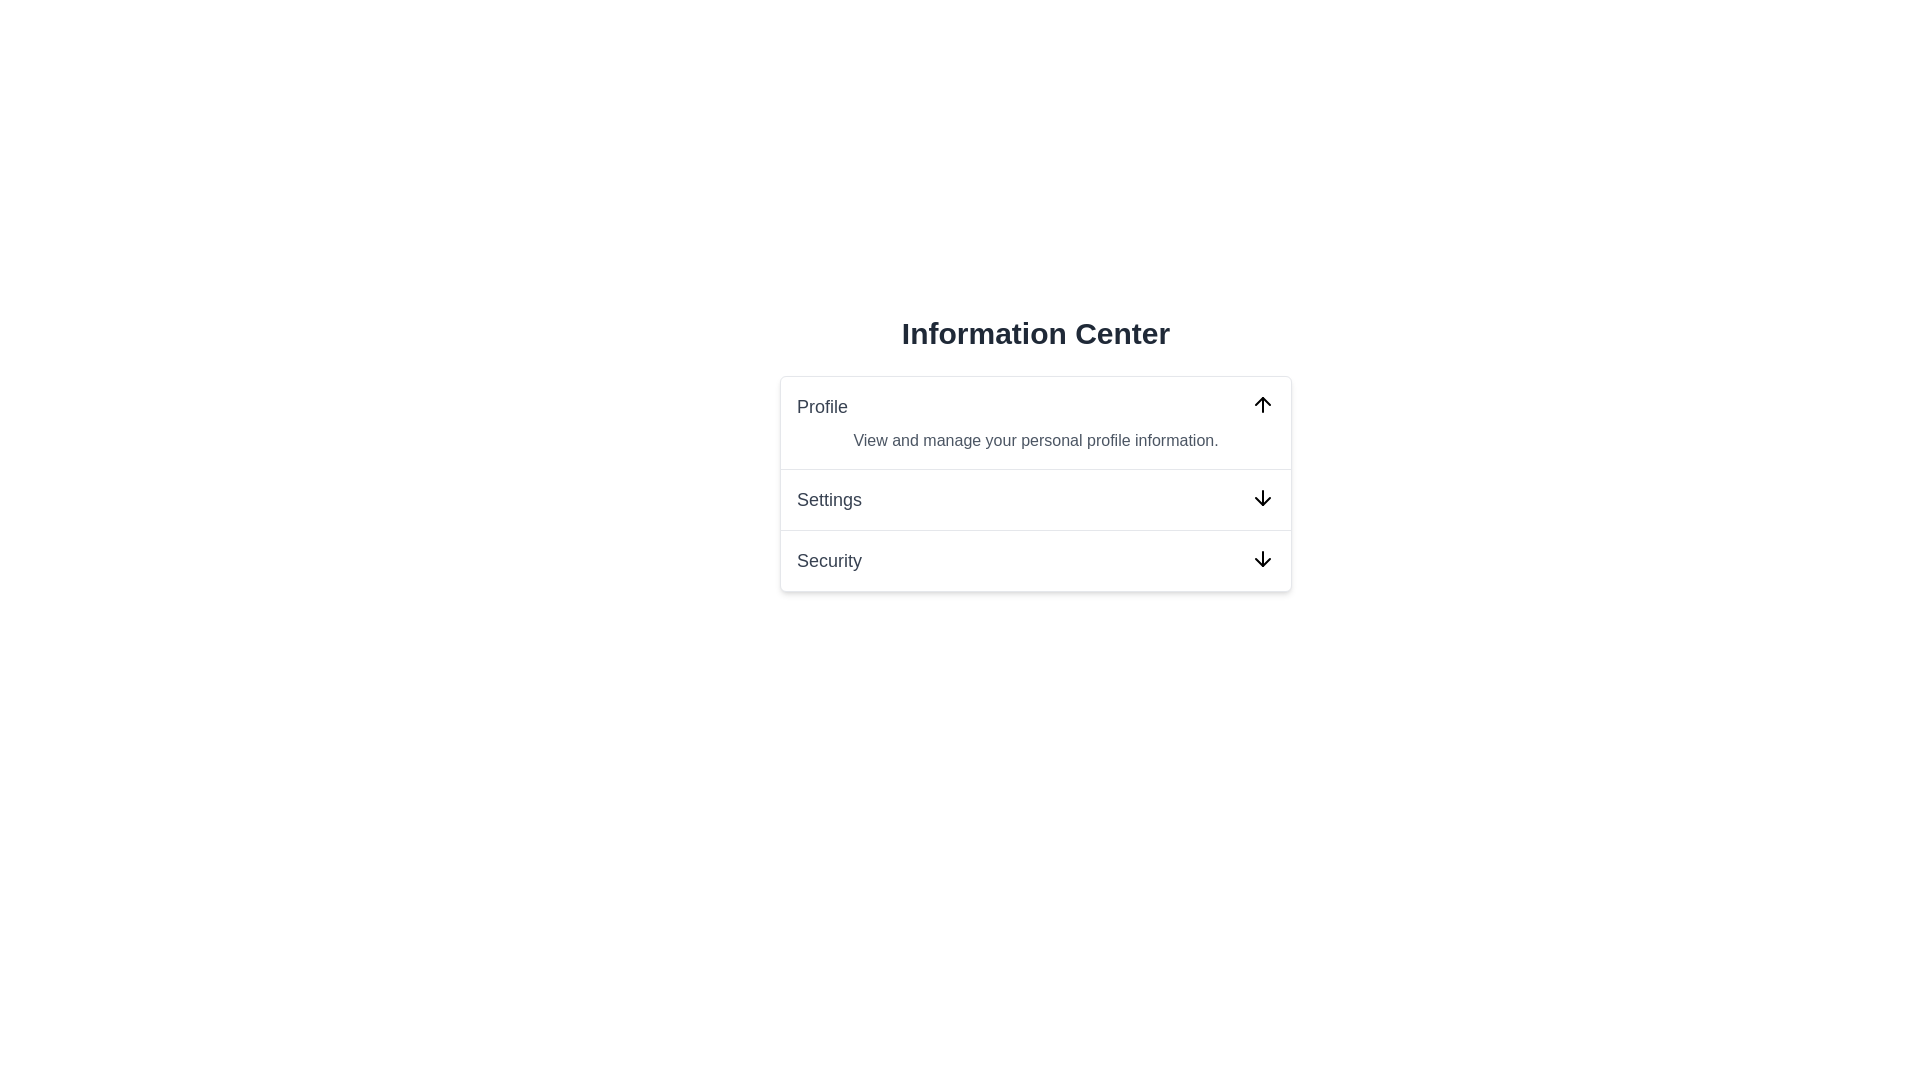 This screenshot has height=1080, width=1920. I want to click on 'Settings' label located in the second row of the 'Information Center' menu, positioned to the left of the downward arrow icon, so click(829, 499).